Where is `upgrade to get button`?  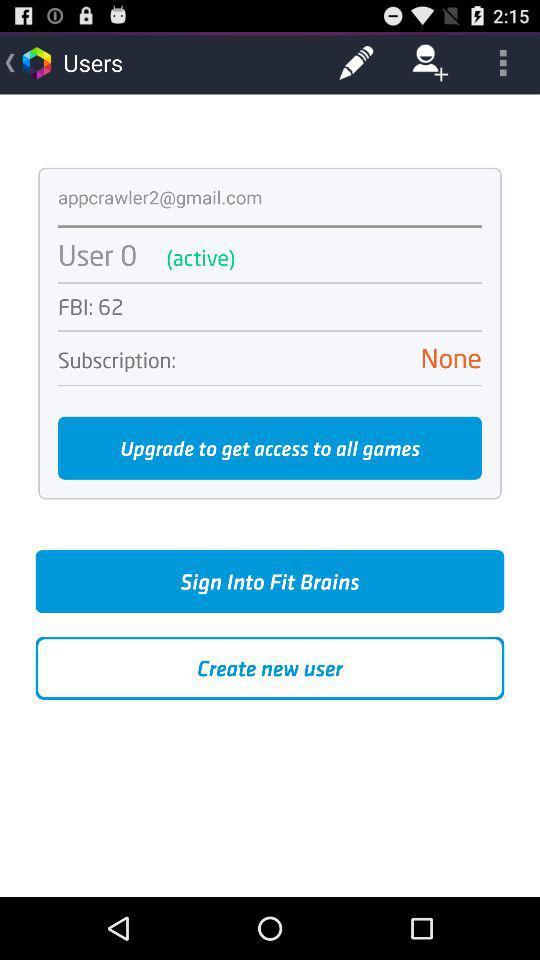 upgrade to get button is located at coordinates (270, 448).